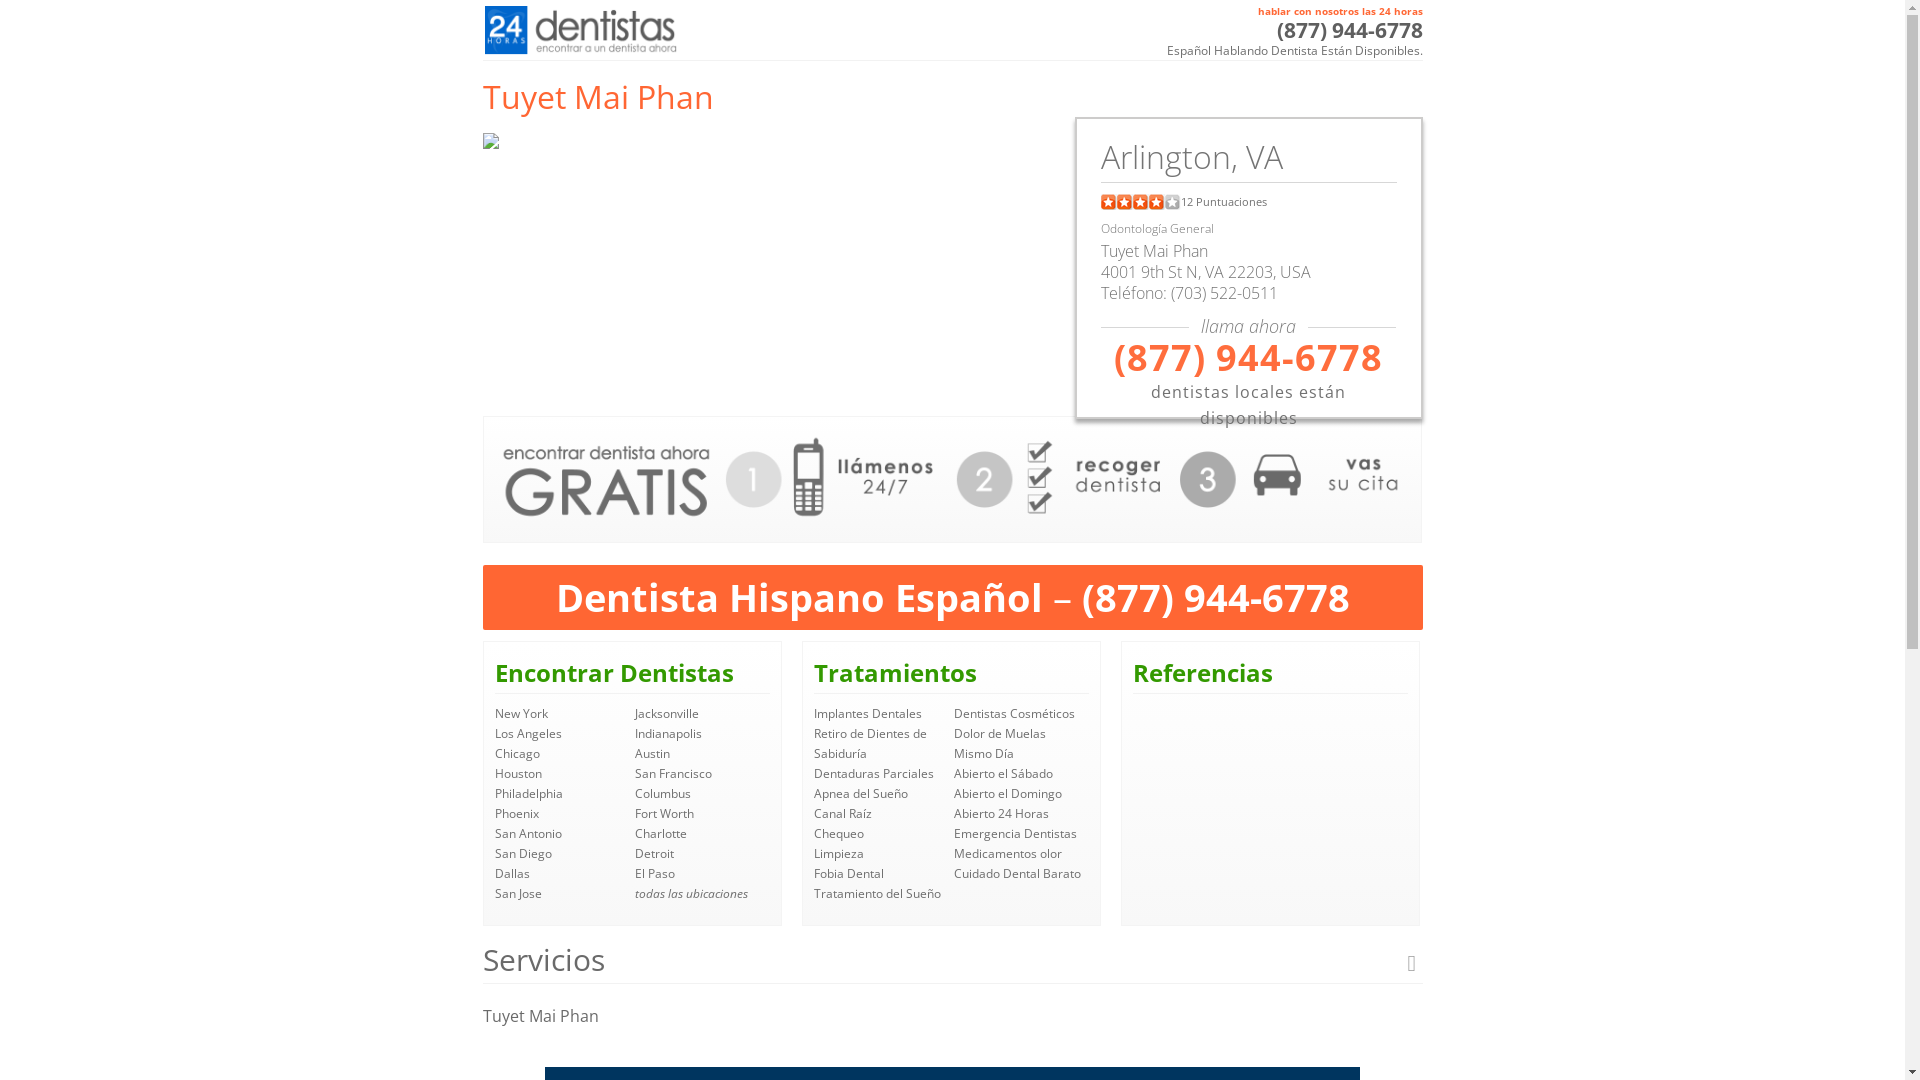 This screenshot has width=1920, height=1080. Describe the element at coordinates (691, 892) in the screenshot. I see `'todas las ubicaciones'` at that location.